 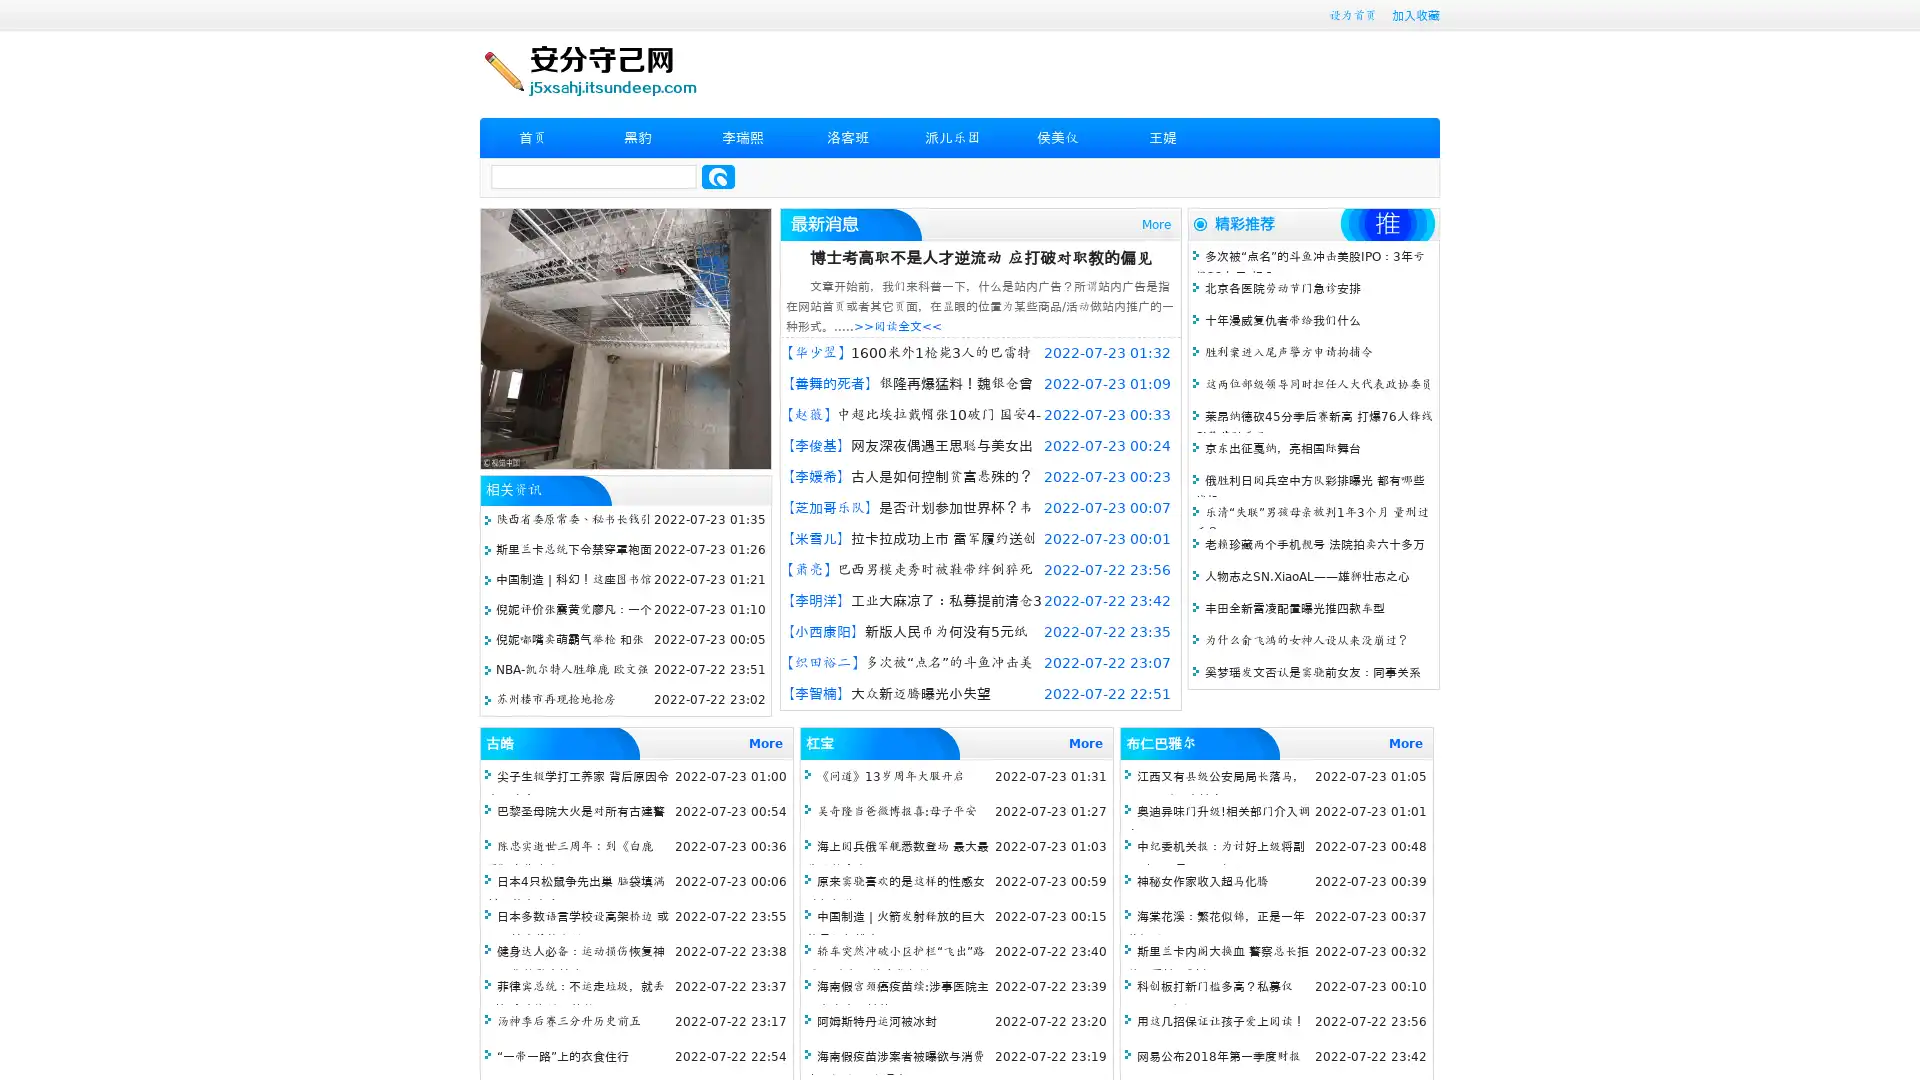 I want to click on Search, so click(x=718, y=176).